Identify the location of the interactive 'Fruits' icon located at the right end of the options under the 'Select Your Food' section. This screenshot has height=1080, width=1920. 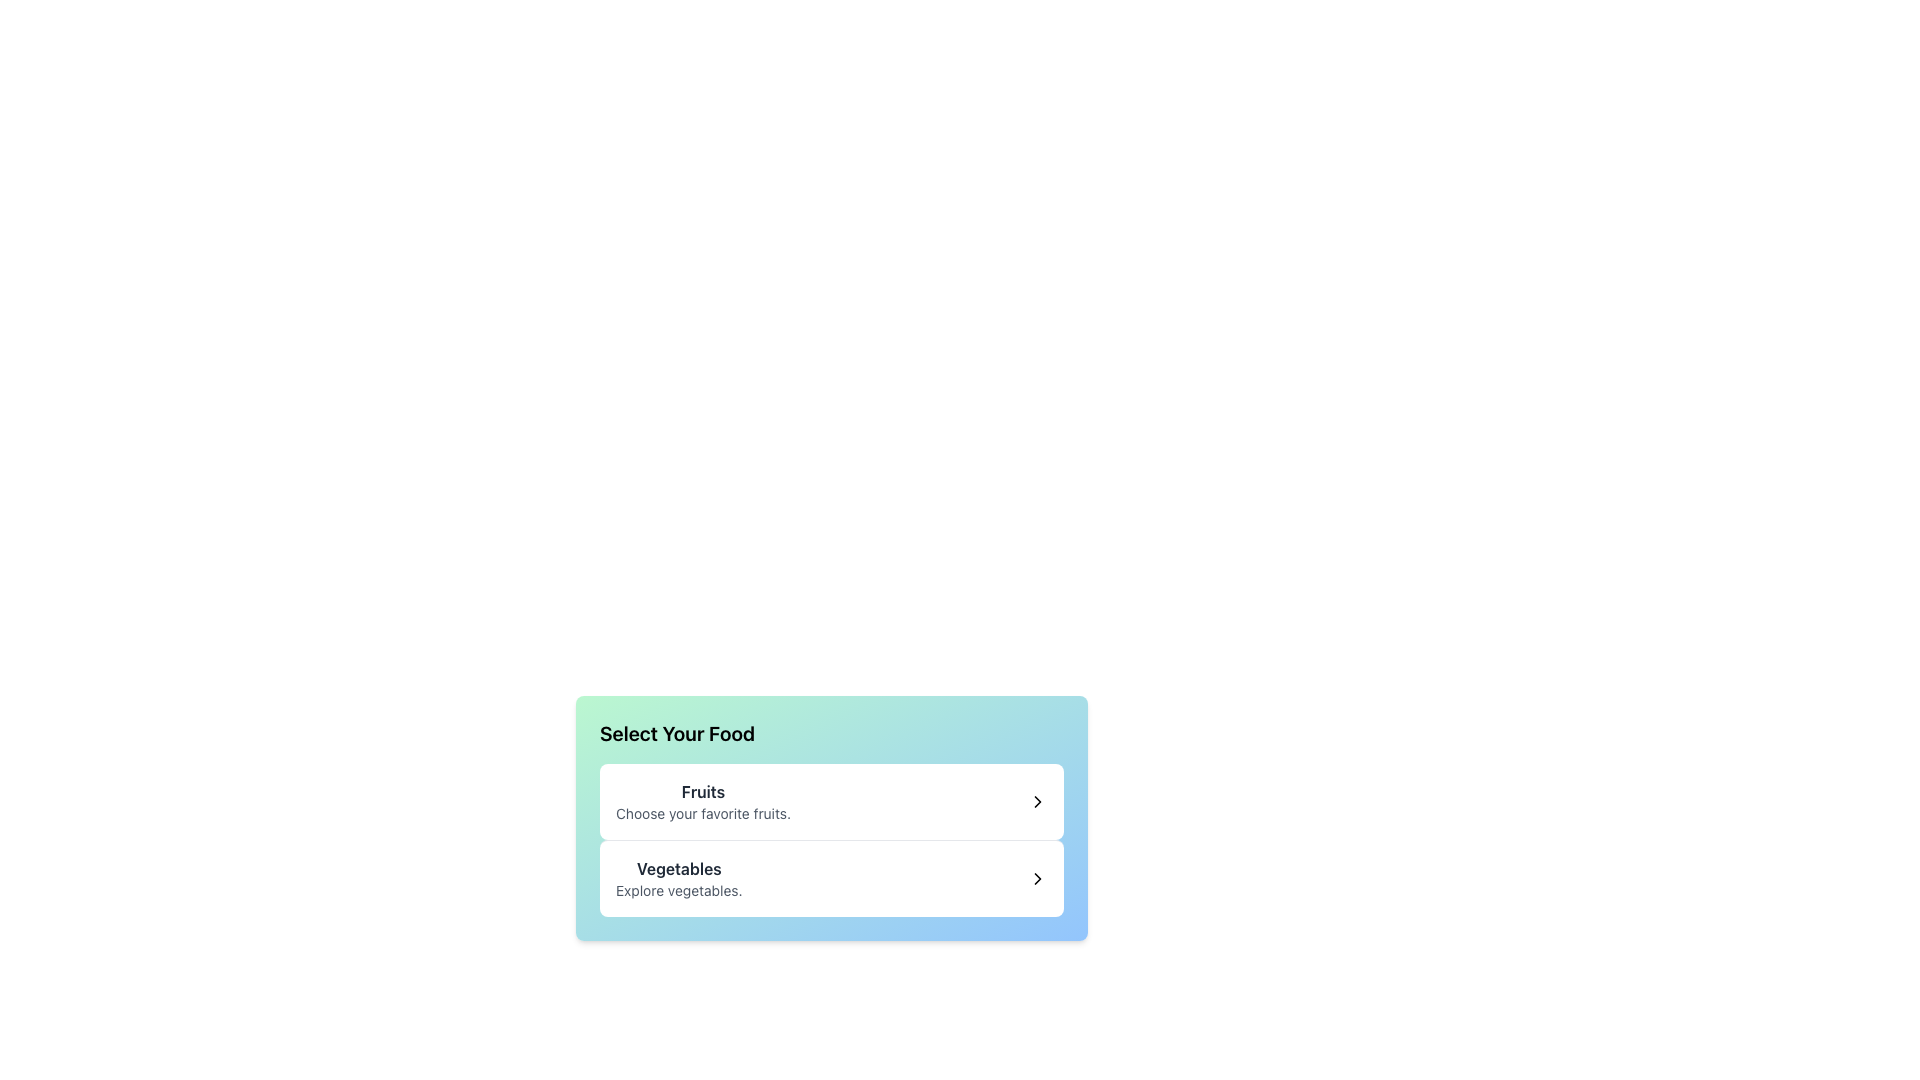
(1037, 801).